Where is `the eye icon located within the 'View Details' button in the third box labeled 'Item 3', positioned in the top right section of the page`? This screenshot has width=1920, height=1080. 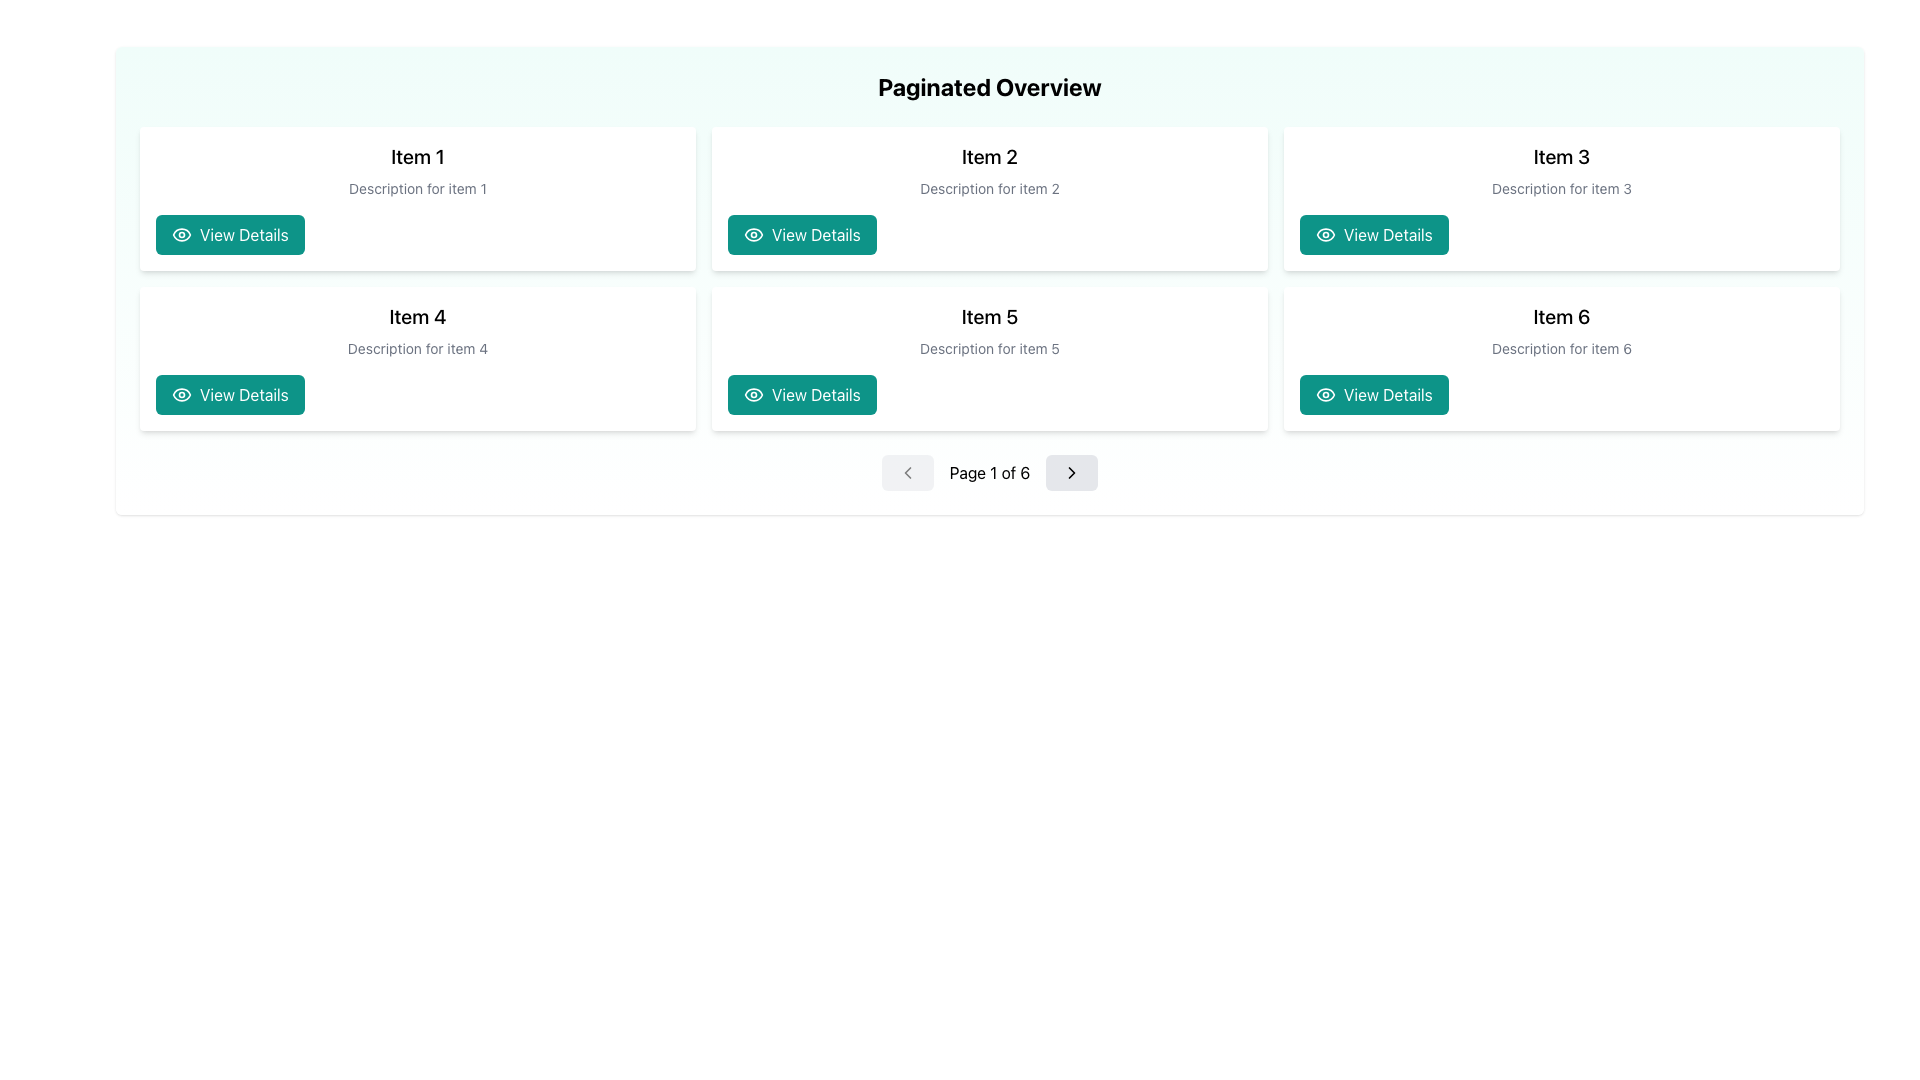
the eye icon located within the 'View Details' button in the third box labeled 'Item 3', positioned in the top right section of the page is located at coordinates (1325, 234).